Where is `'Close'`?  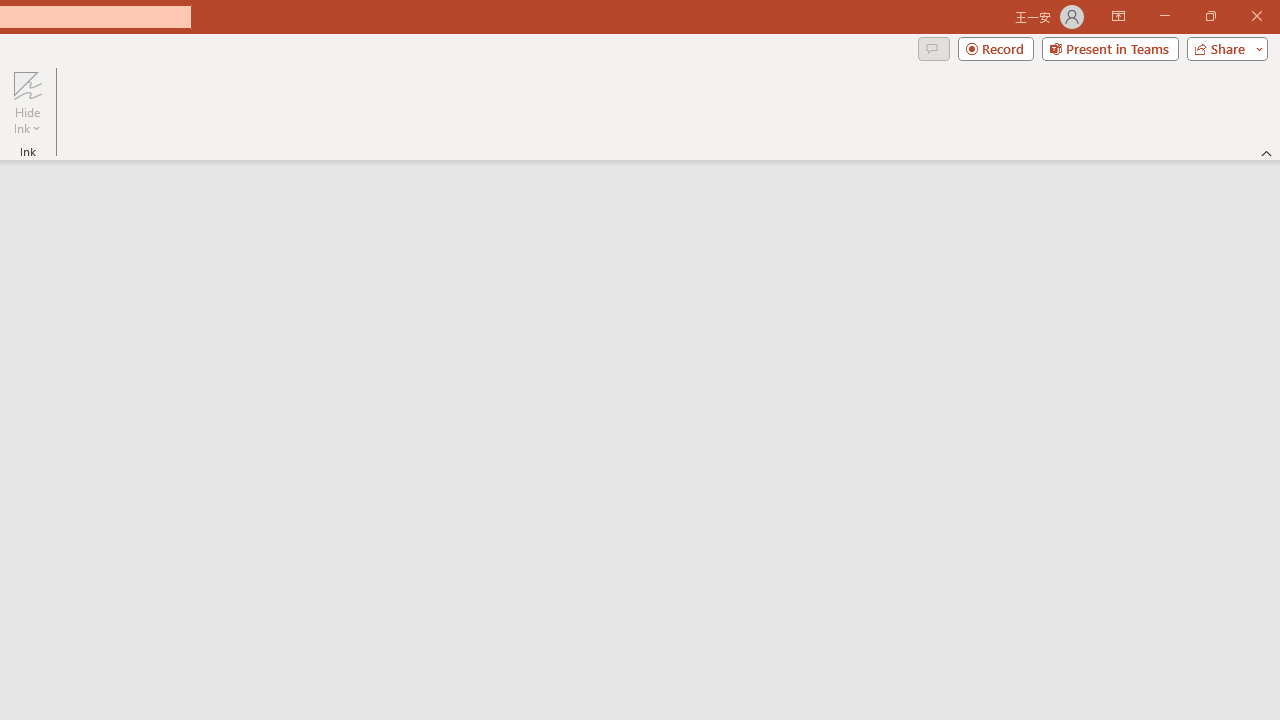 'Close' is located at coordinates (1255, 16).